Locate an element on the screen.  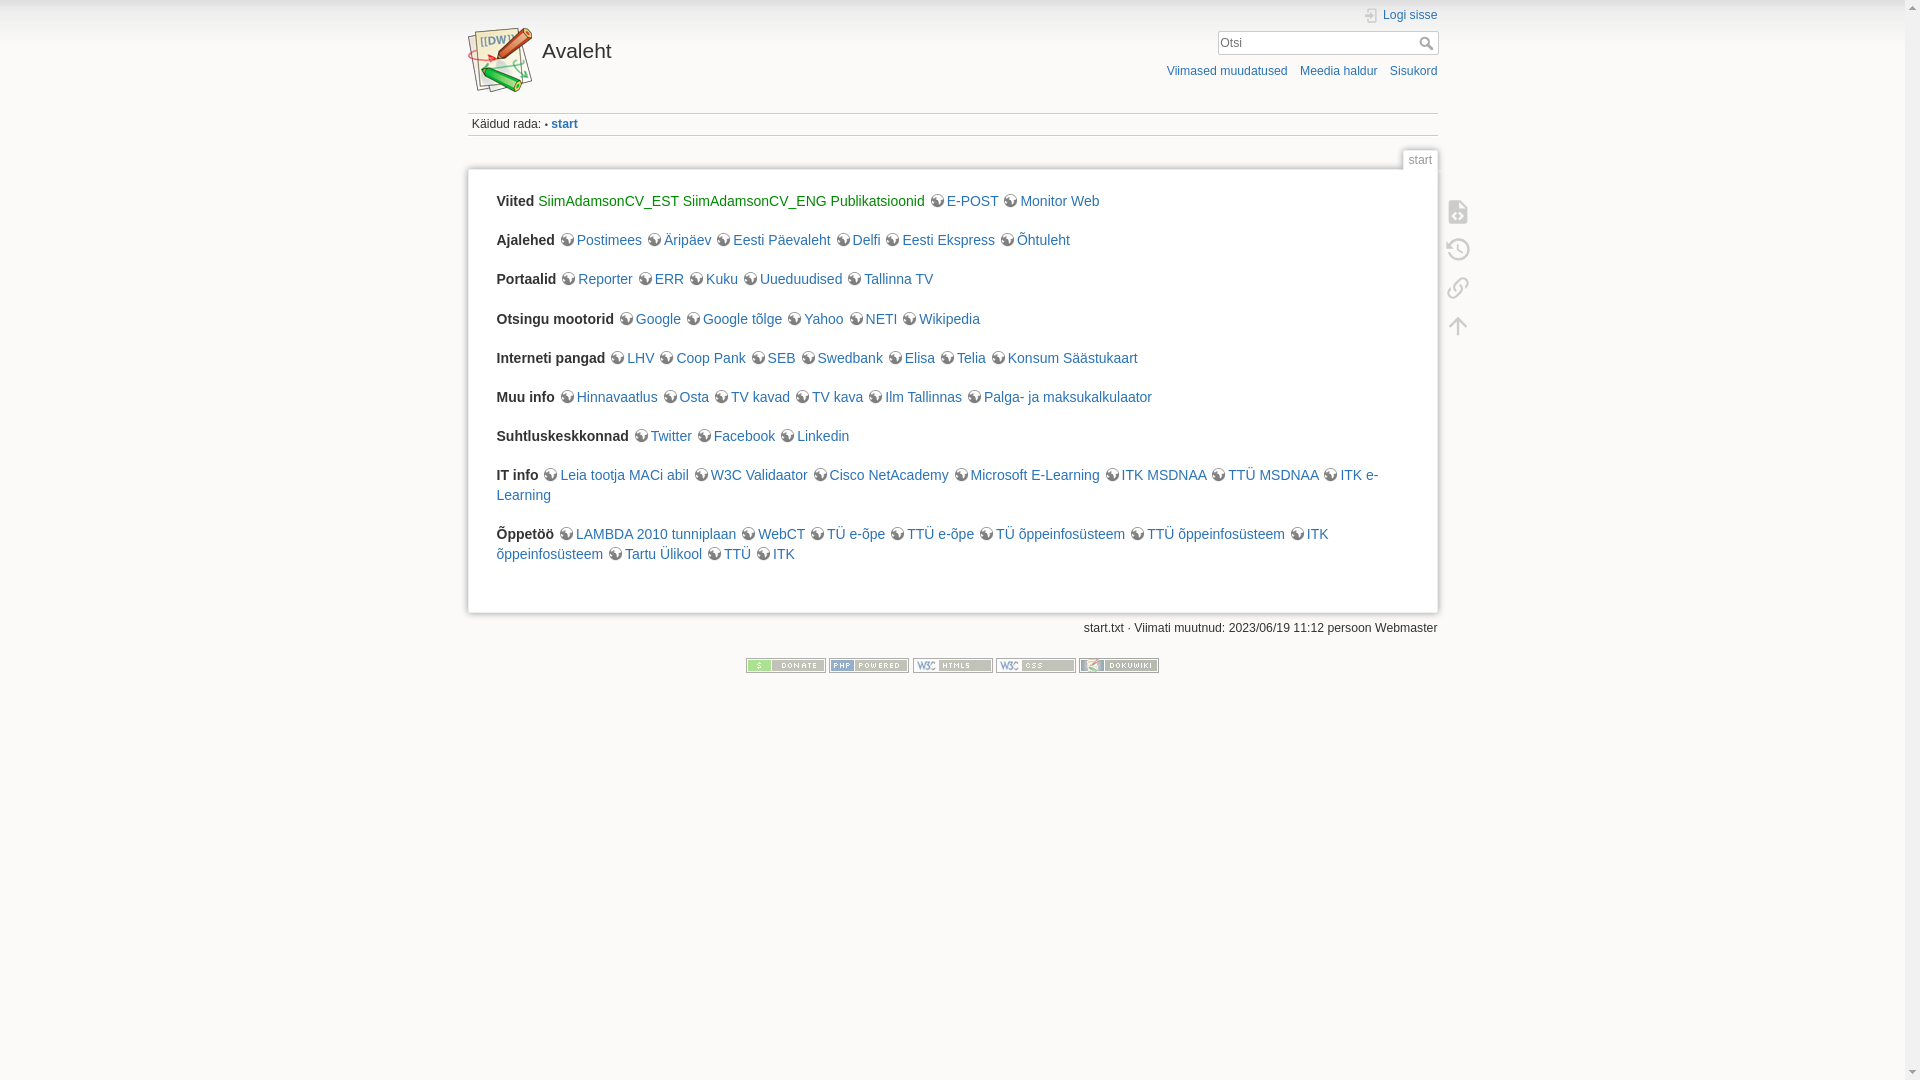
'[F]' is located at coordinates (1328, 43).